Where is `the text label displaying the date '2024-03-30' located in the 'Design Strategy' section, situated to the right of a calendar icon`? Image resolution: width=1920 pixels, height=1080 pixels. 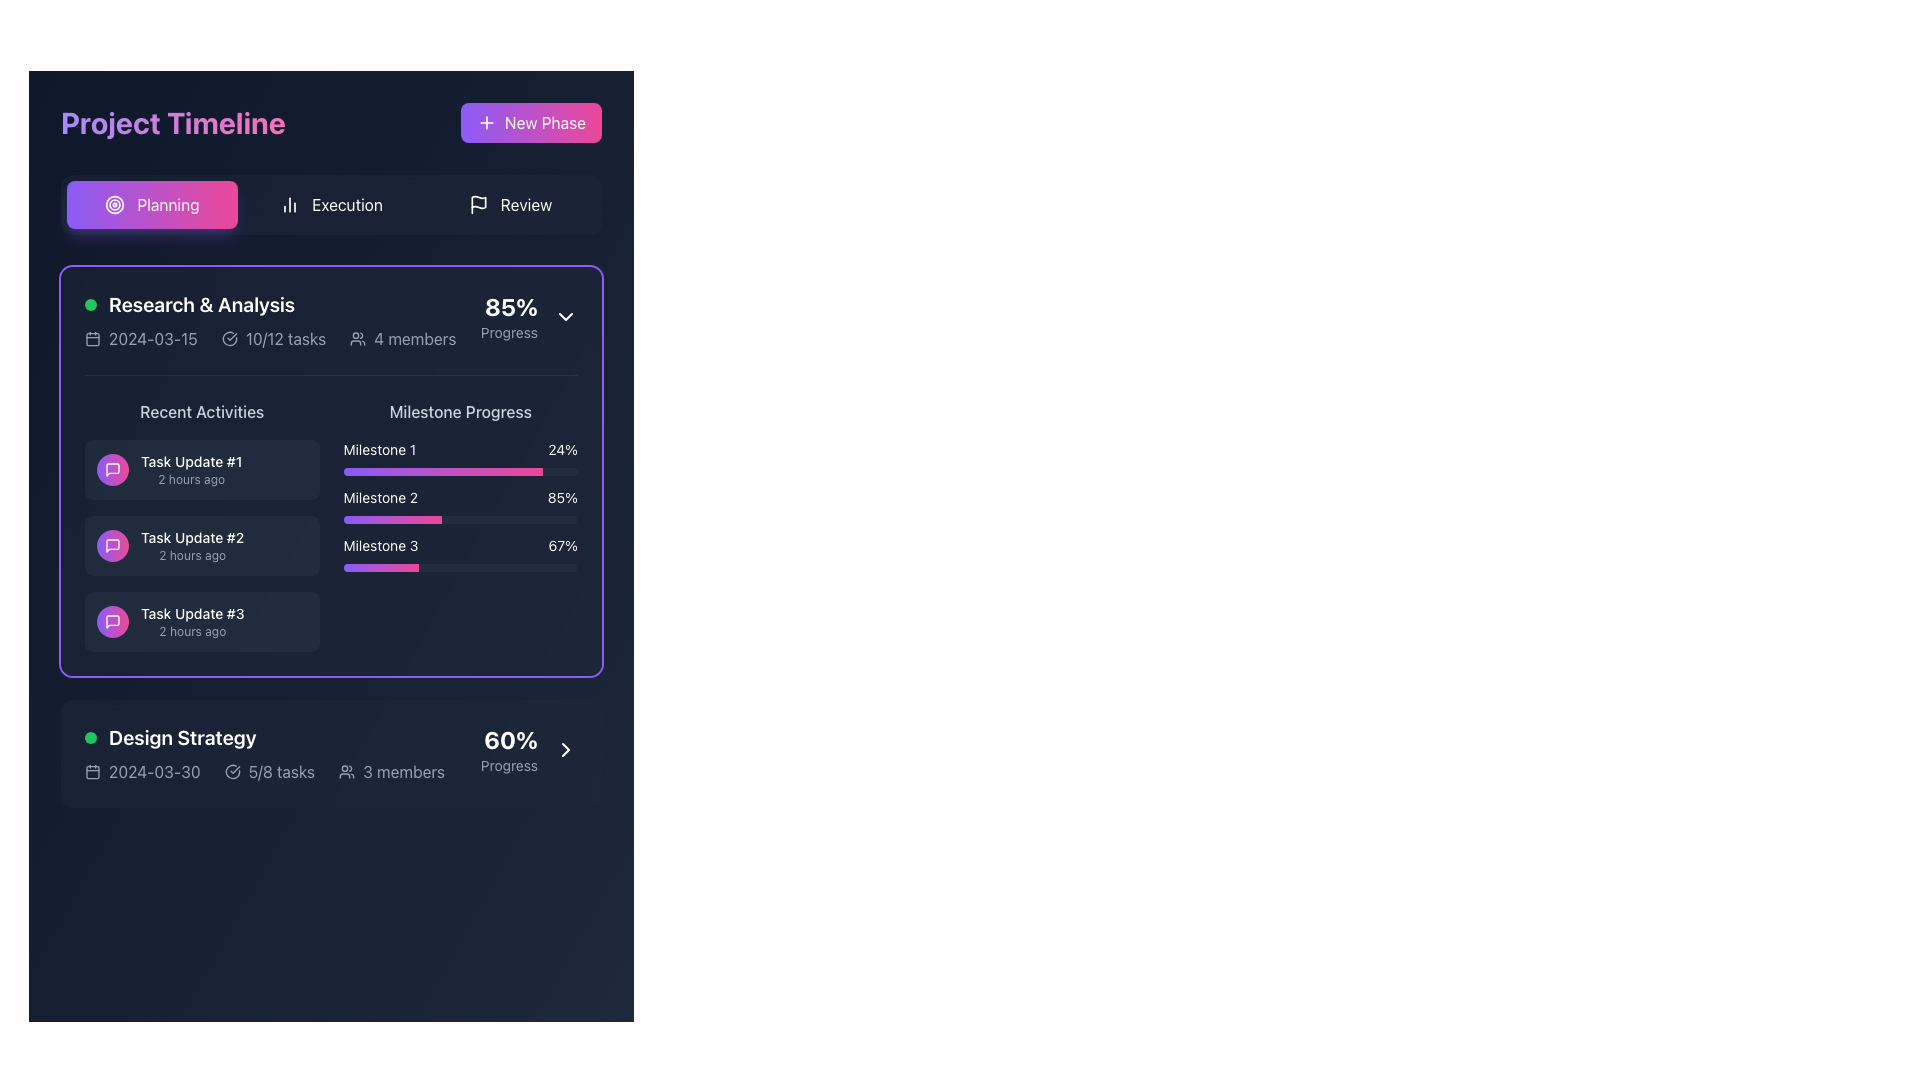
the text label displaying the date '2024-03-30' located in the 'Design Strategy' section, situated to the right of a calendar icon is located at coordinates (153, 770).